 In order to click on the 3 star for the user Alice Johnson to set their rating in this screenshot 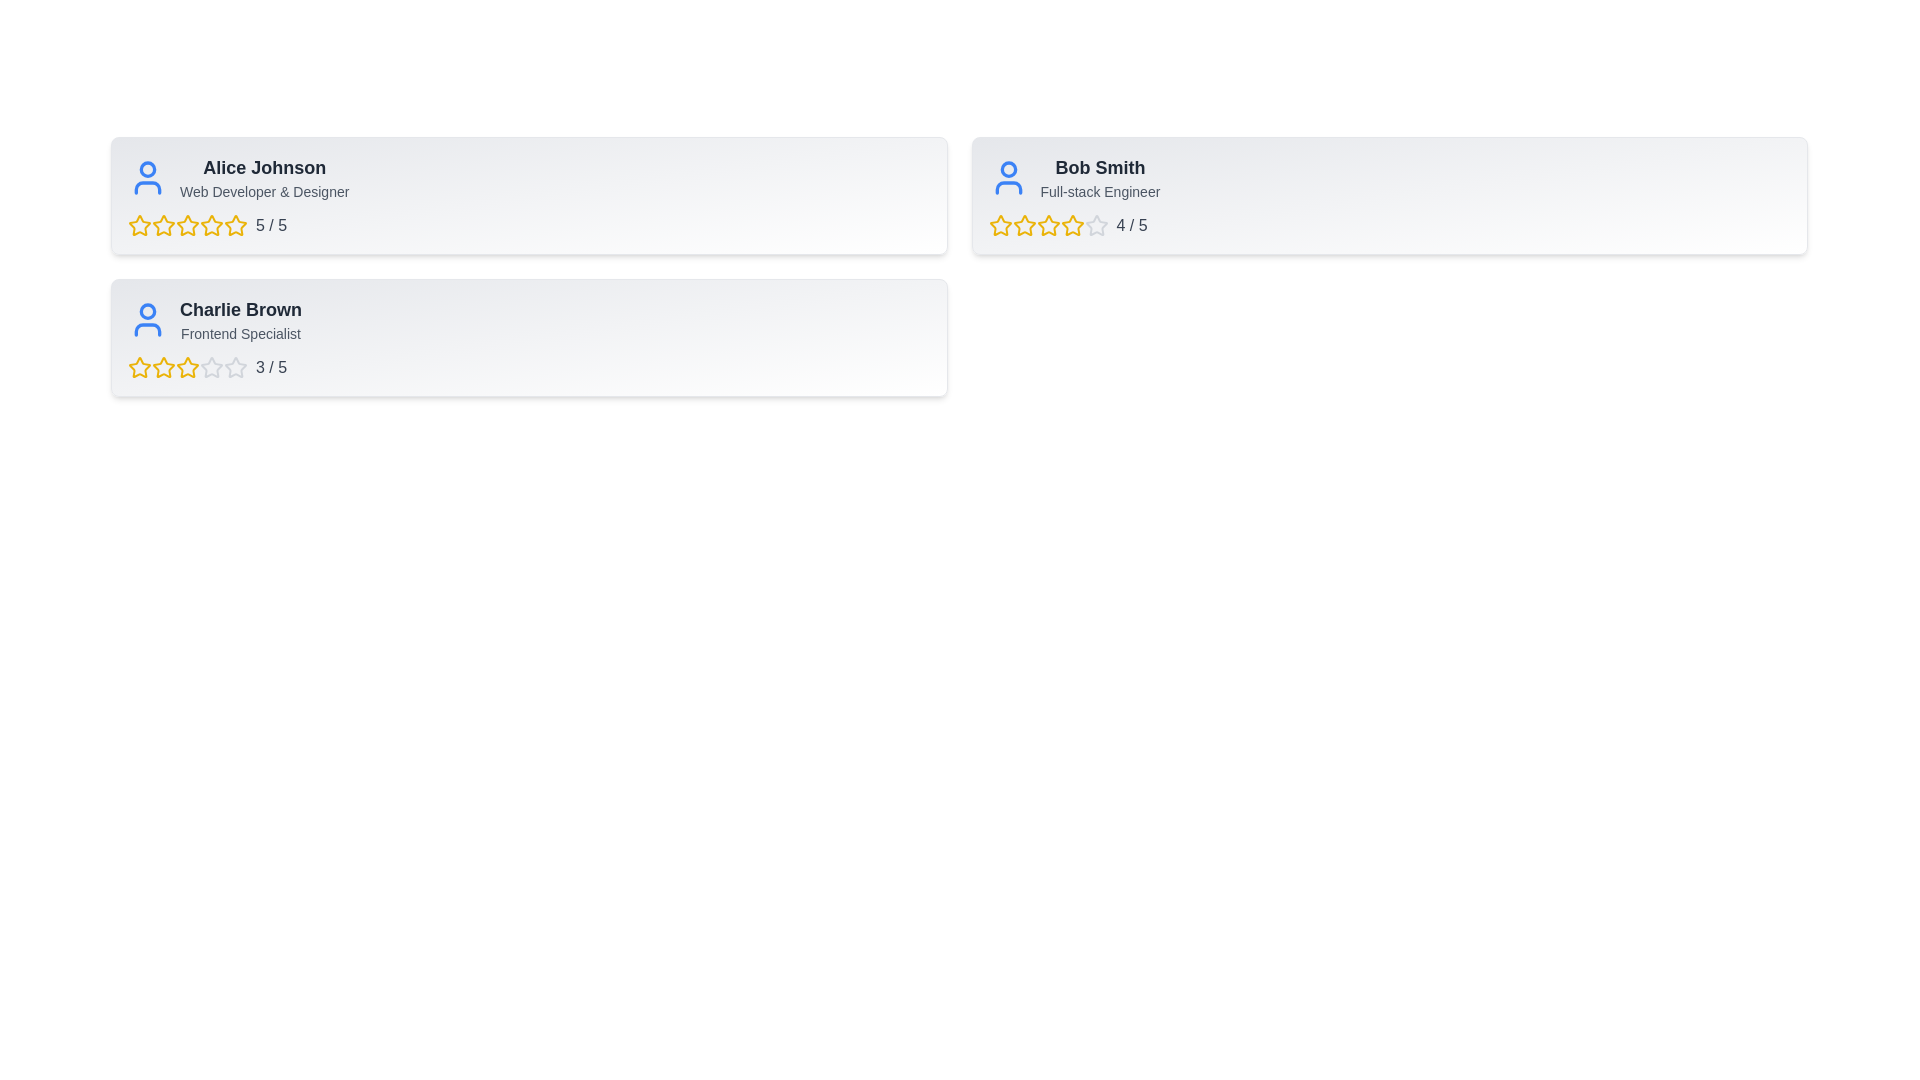, I will do `click(187, 225)`.